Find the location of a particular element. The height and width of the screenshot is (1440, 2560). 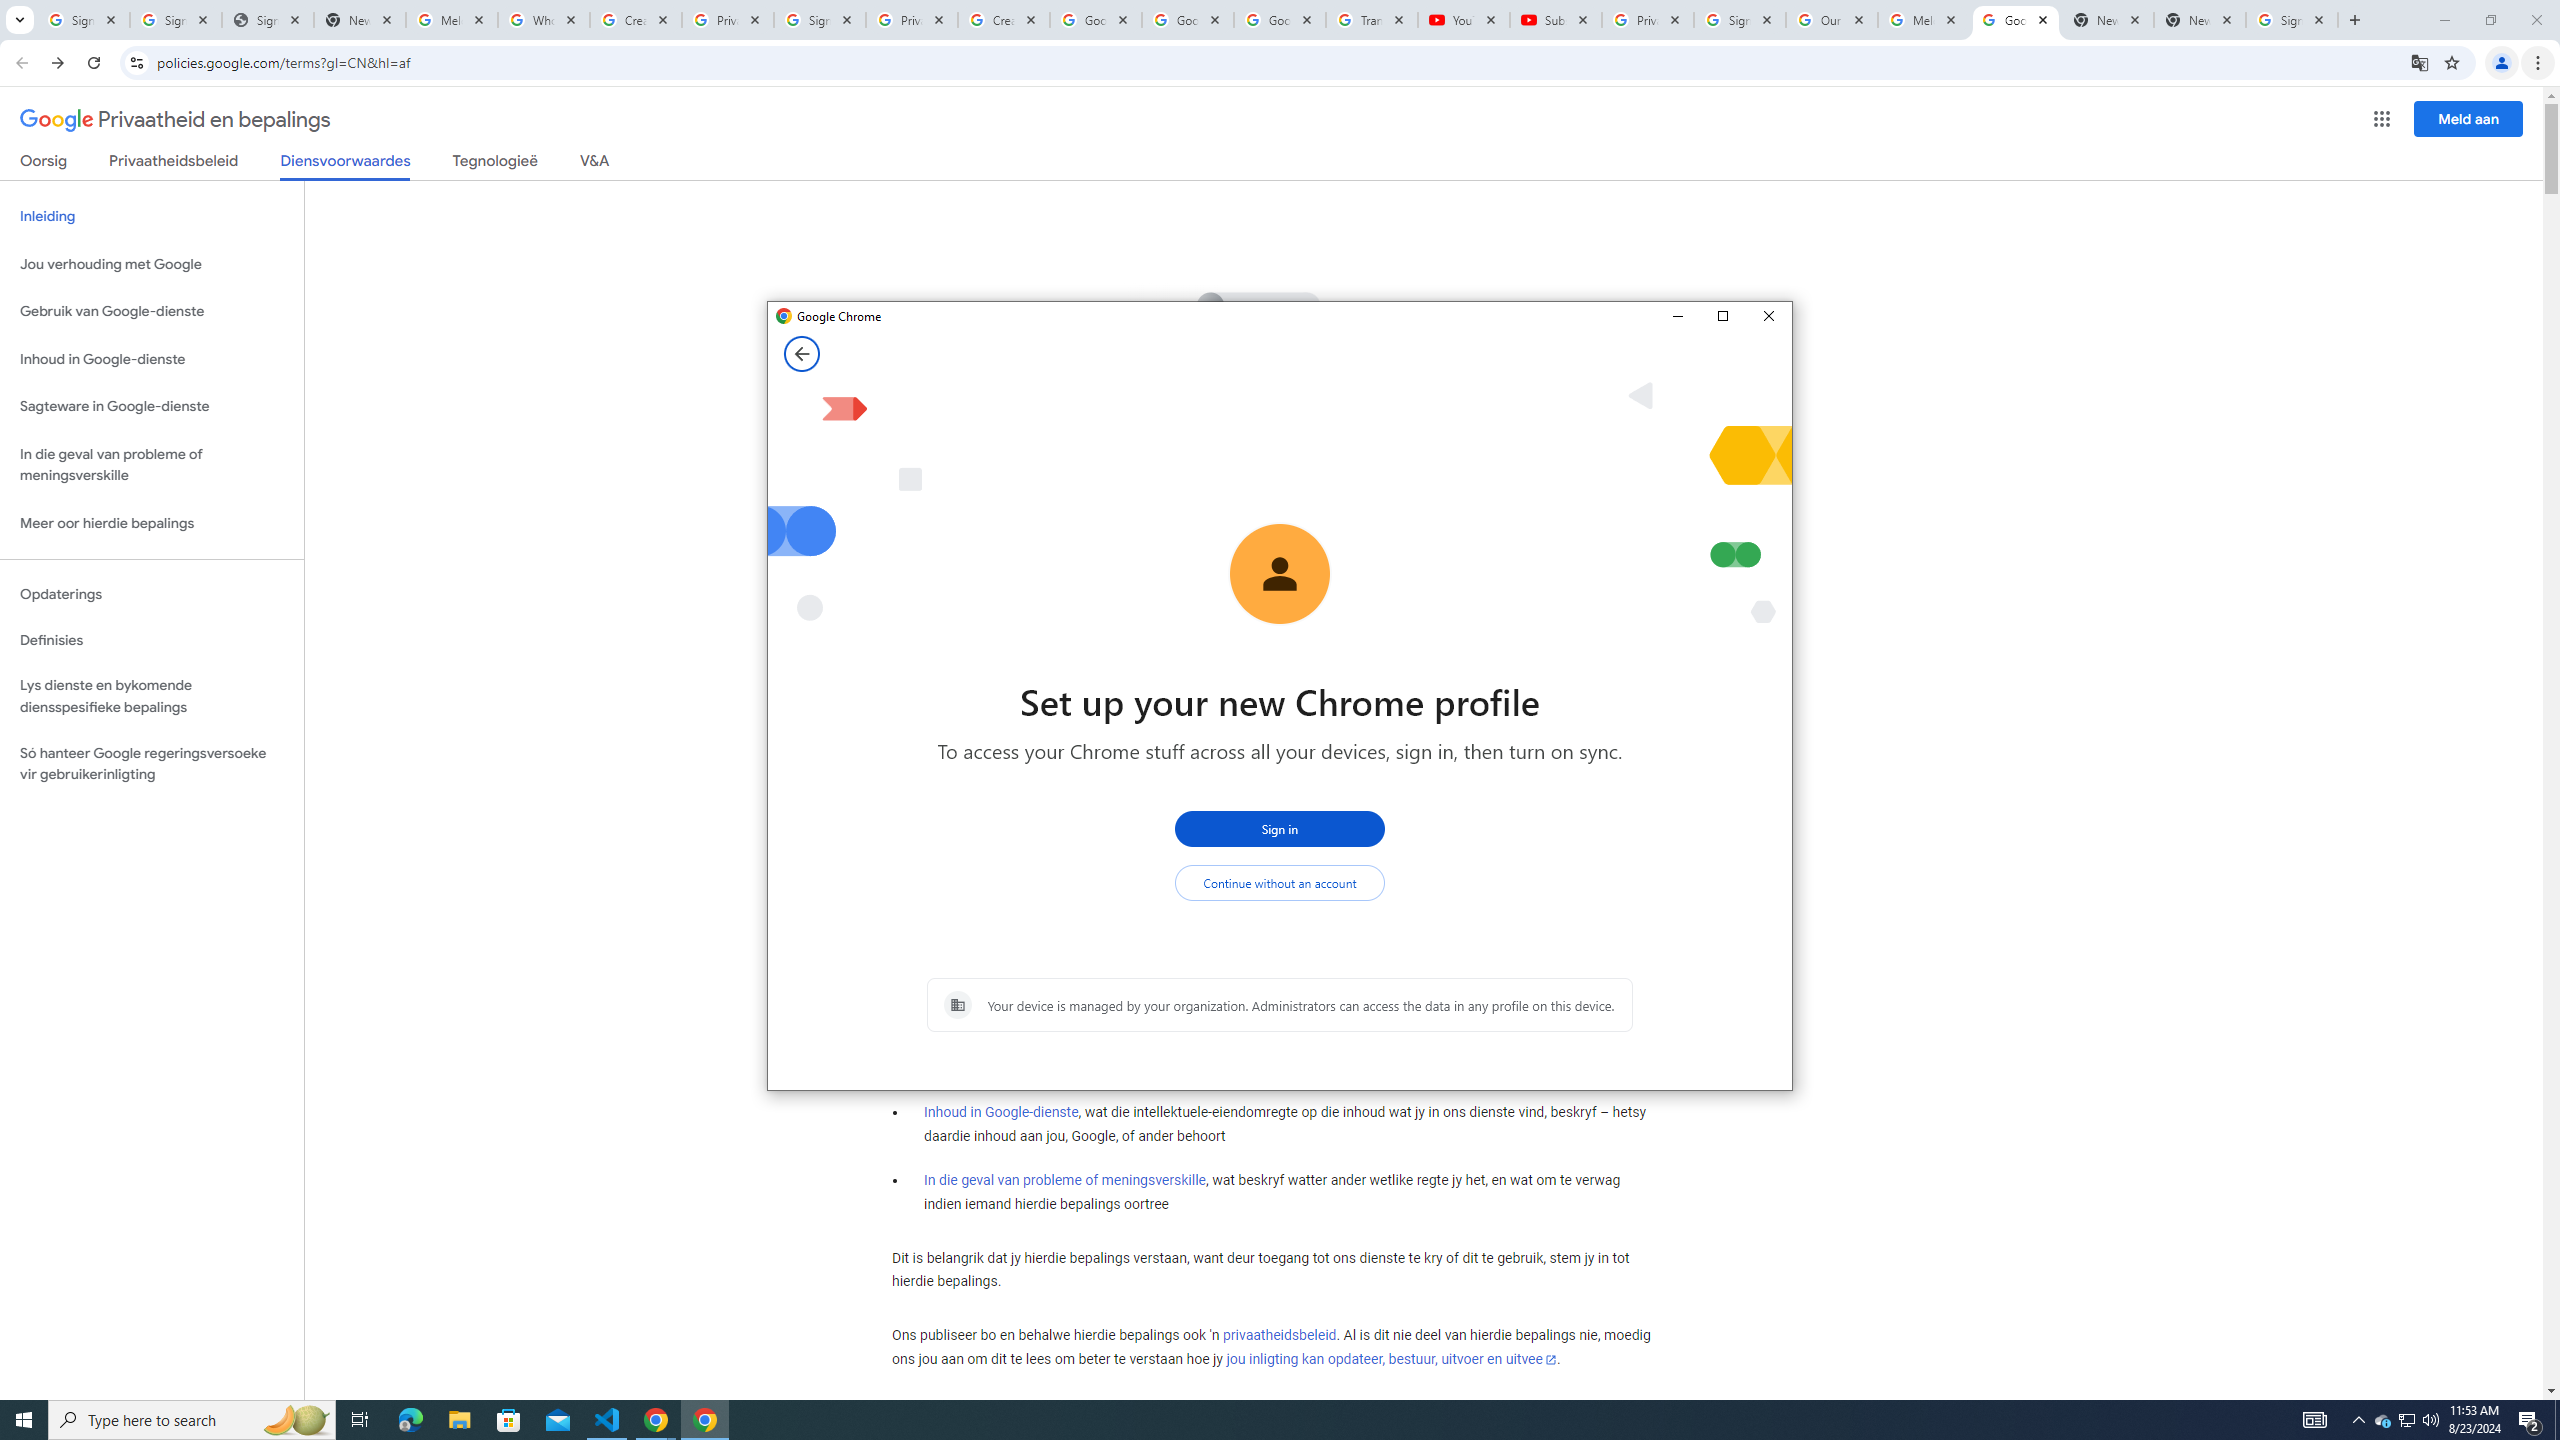

'Opdaterings' is located at coordinates (151, 593).